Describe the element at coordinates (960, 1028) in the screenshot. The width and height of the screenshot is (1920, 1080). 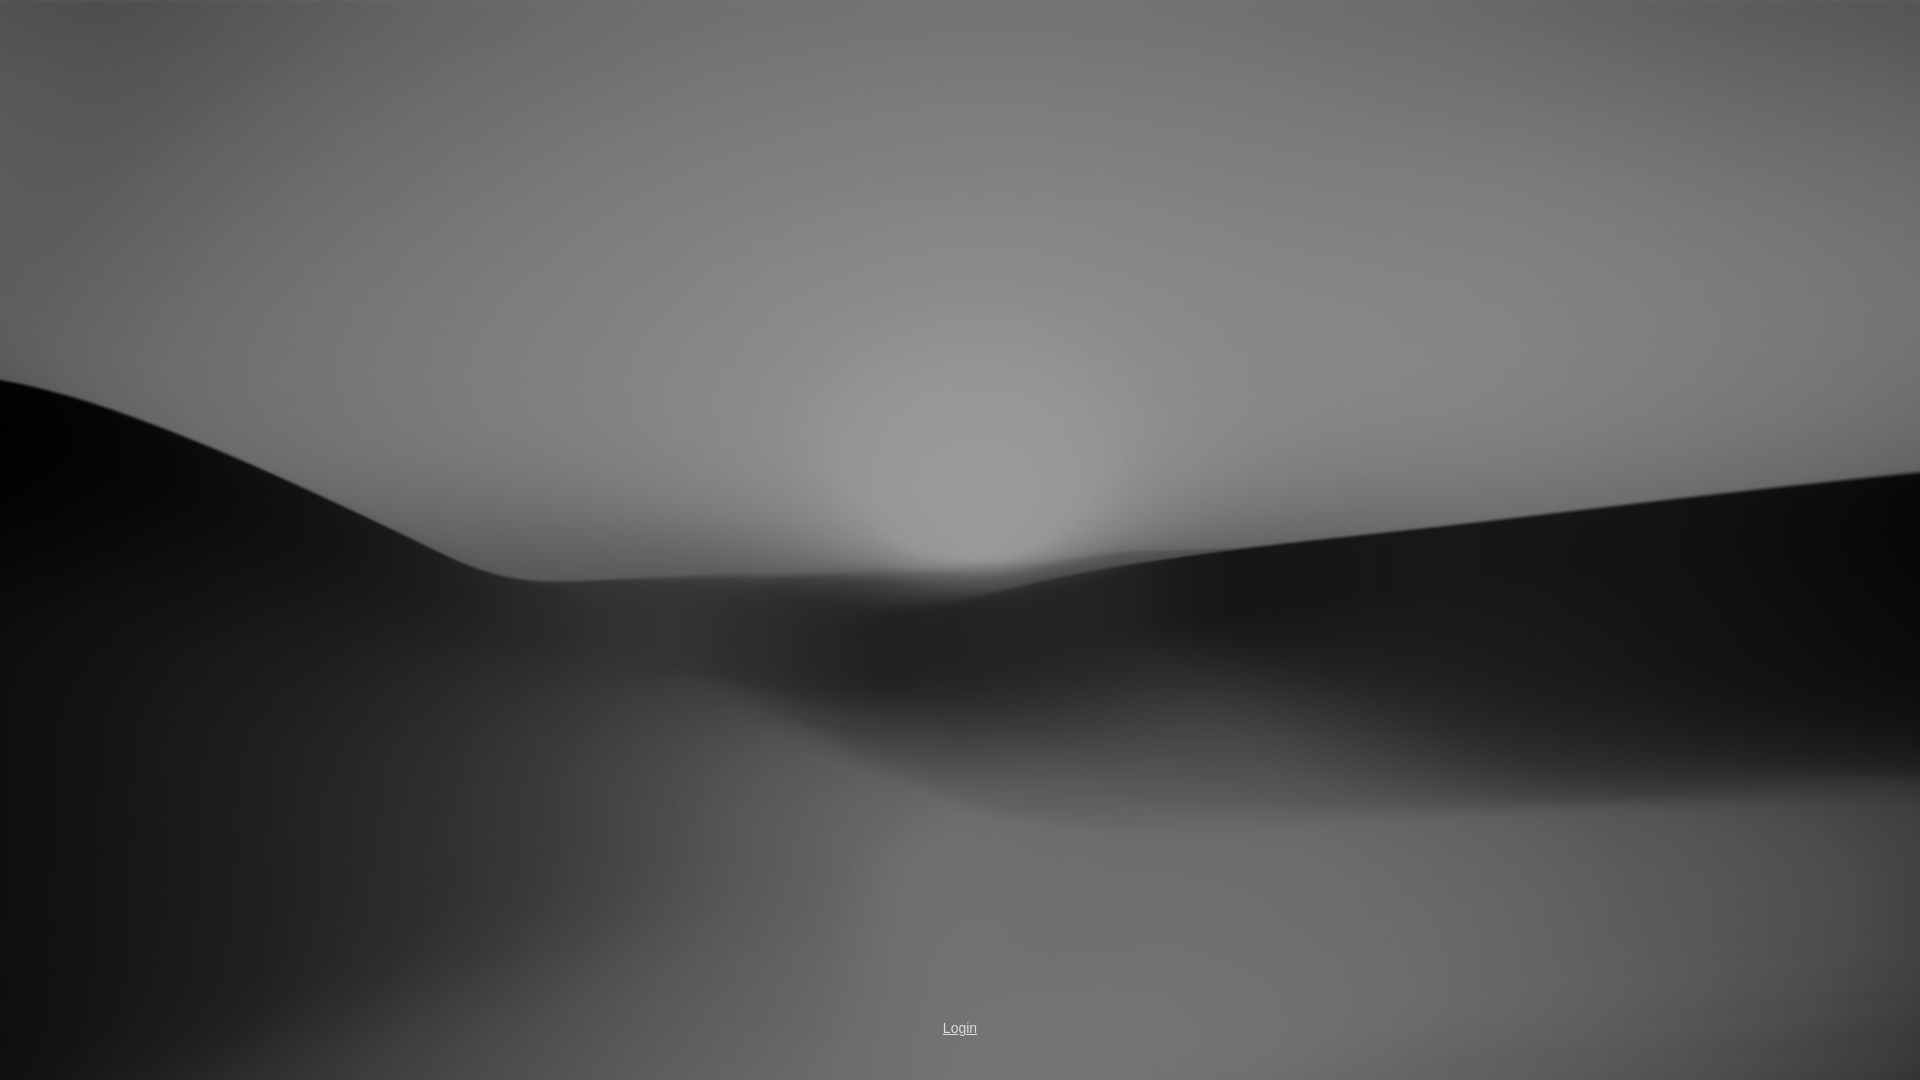
I see `'Login'` at that location.